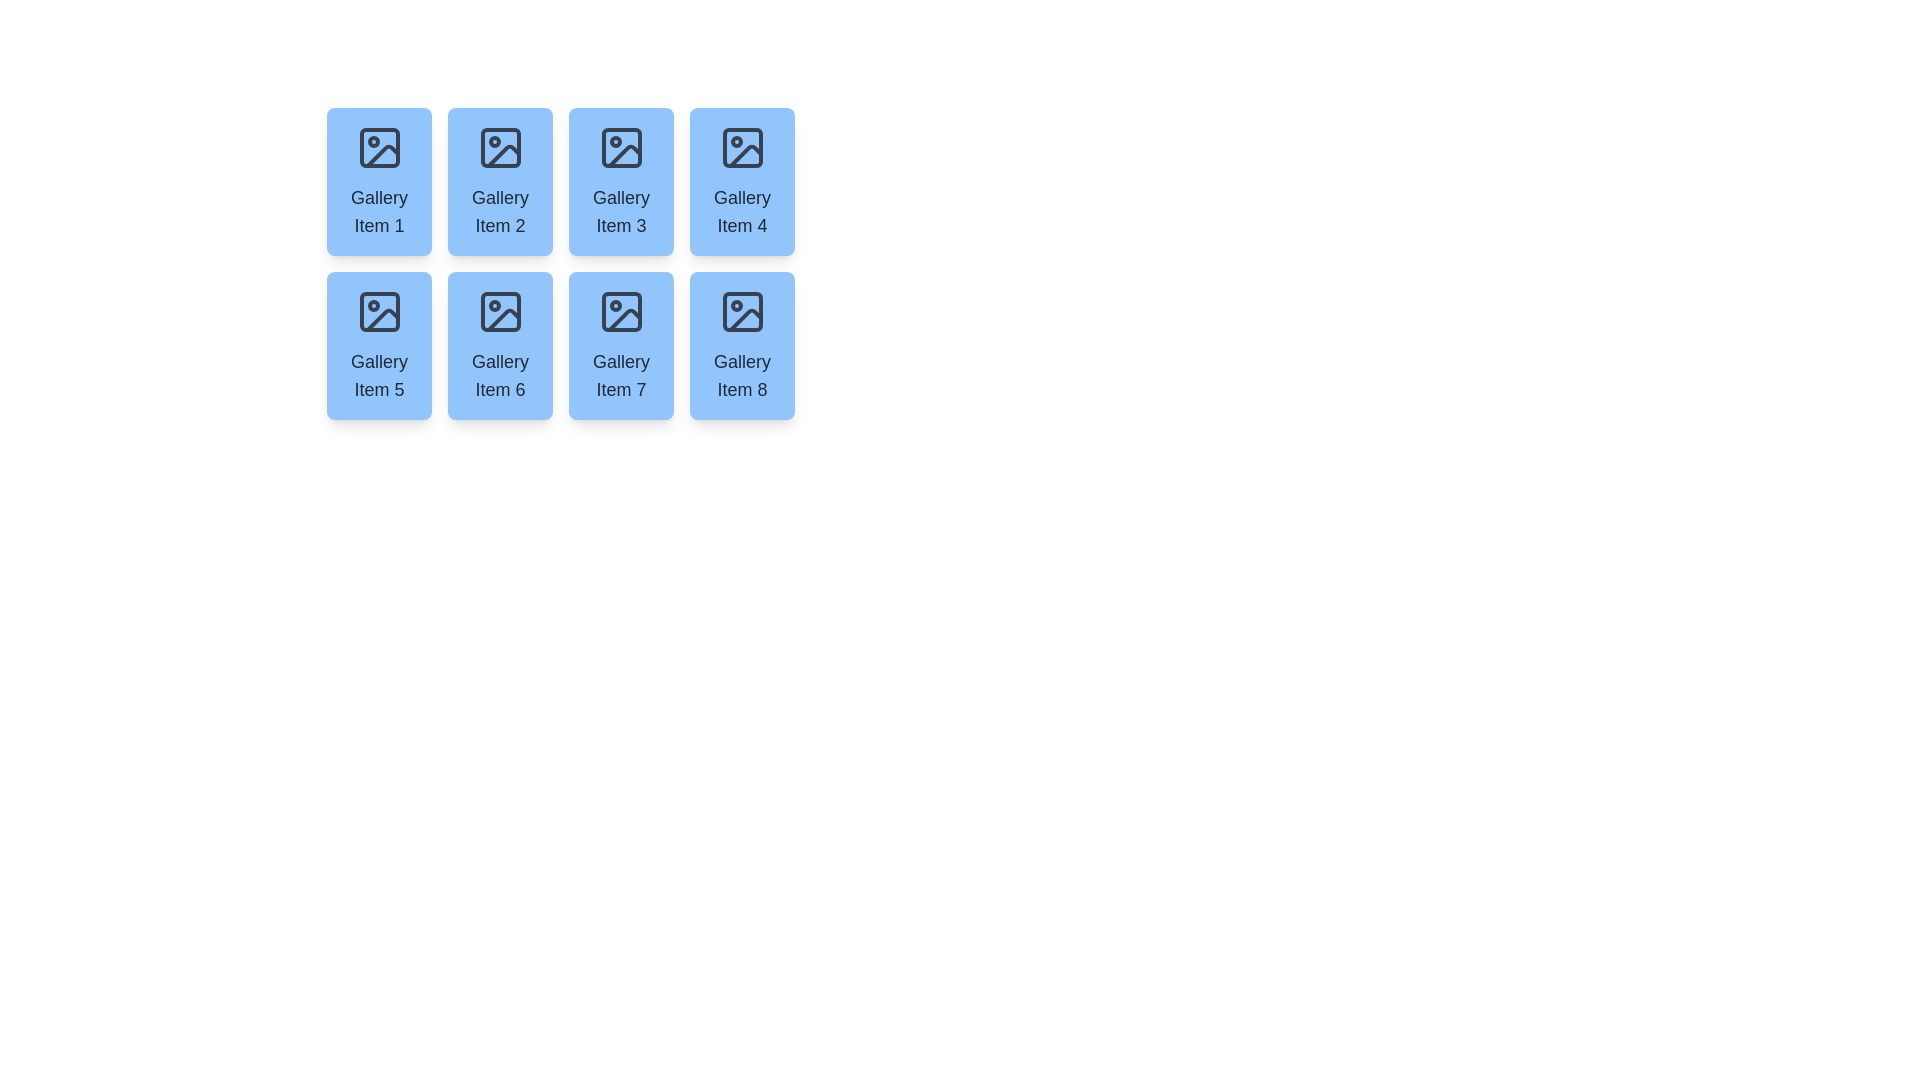 The width and height of the screenshot is (1920, 1080). I want to click on the gallery item display card located in the first column and second row of the grid, so click(379, 345).